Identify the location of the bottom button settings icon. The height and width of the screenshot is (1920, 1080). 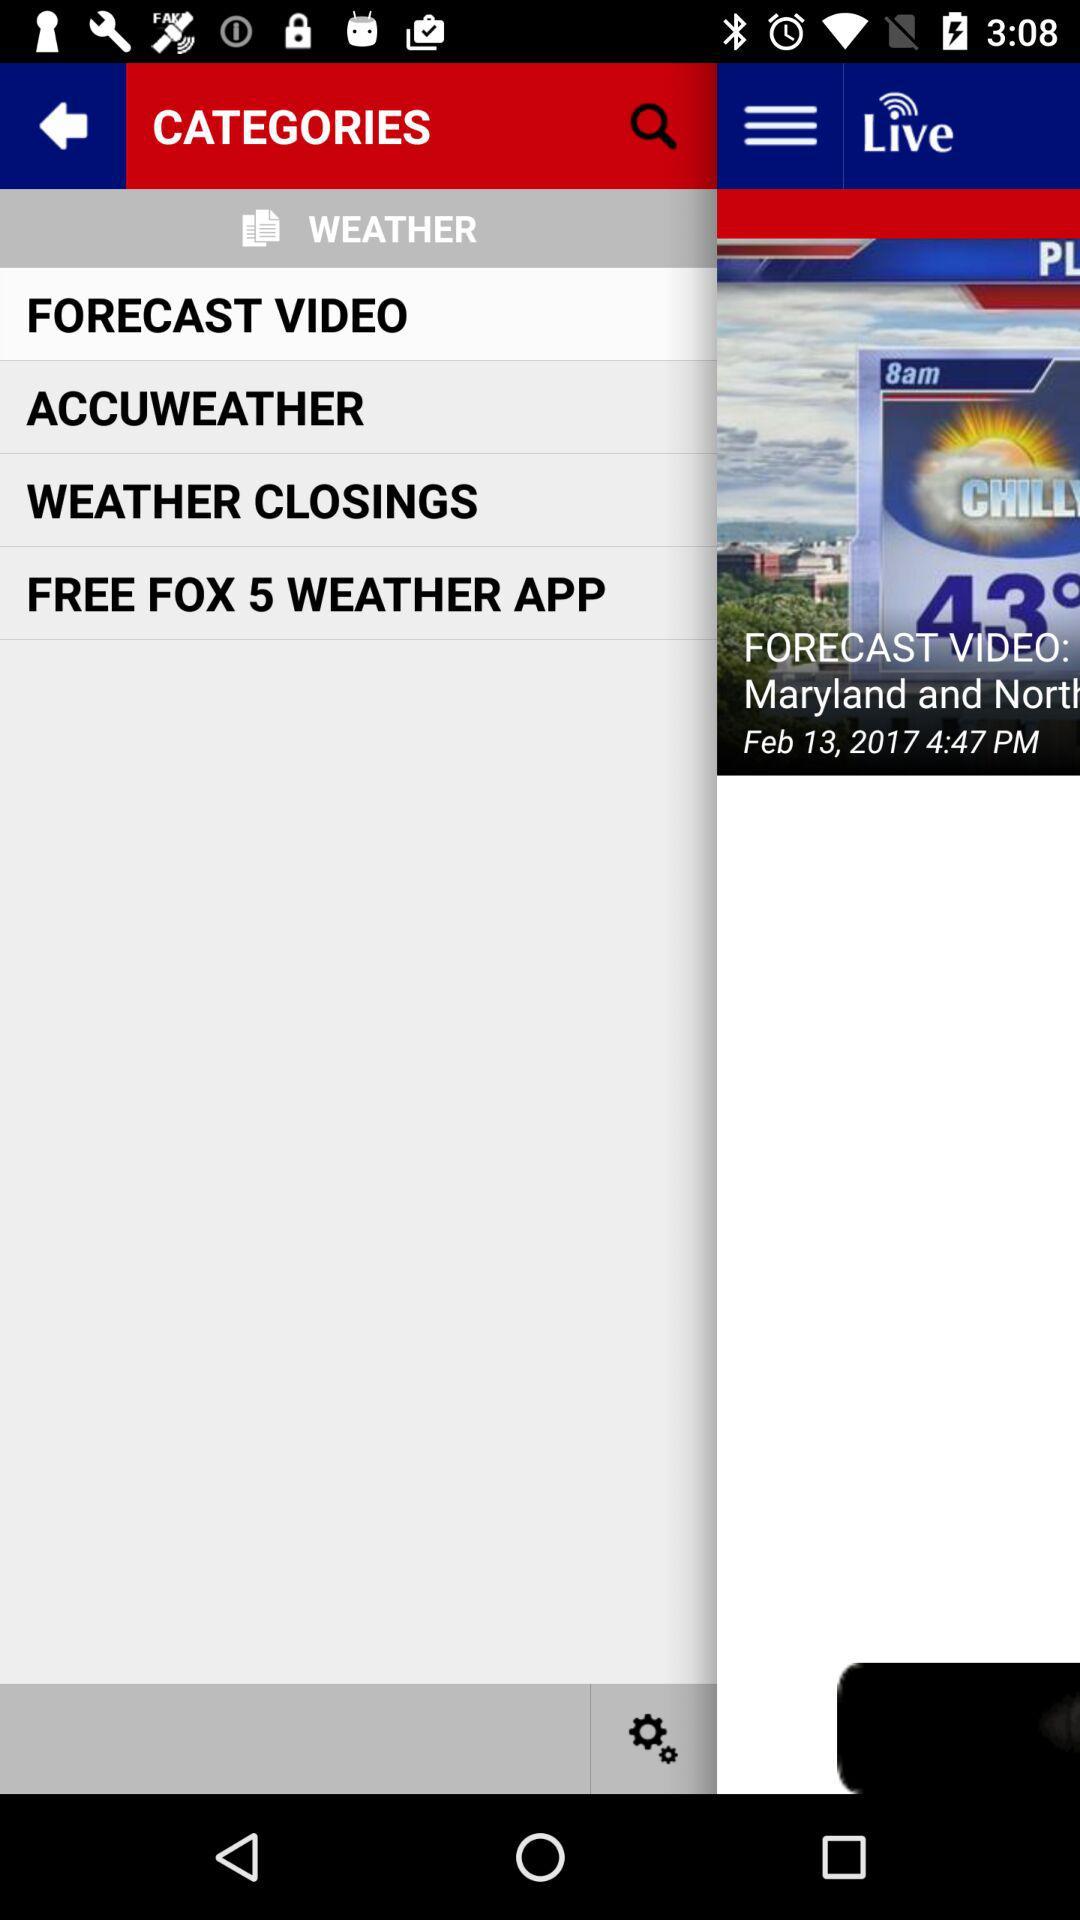
(654, 1737).